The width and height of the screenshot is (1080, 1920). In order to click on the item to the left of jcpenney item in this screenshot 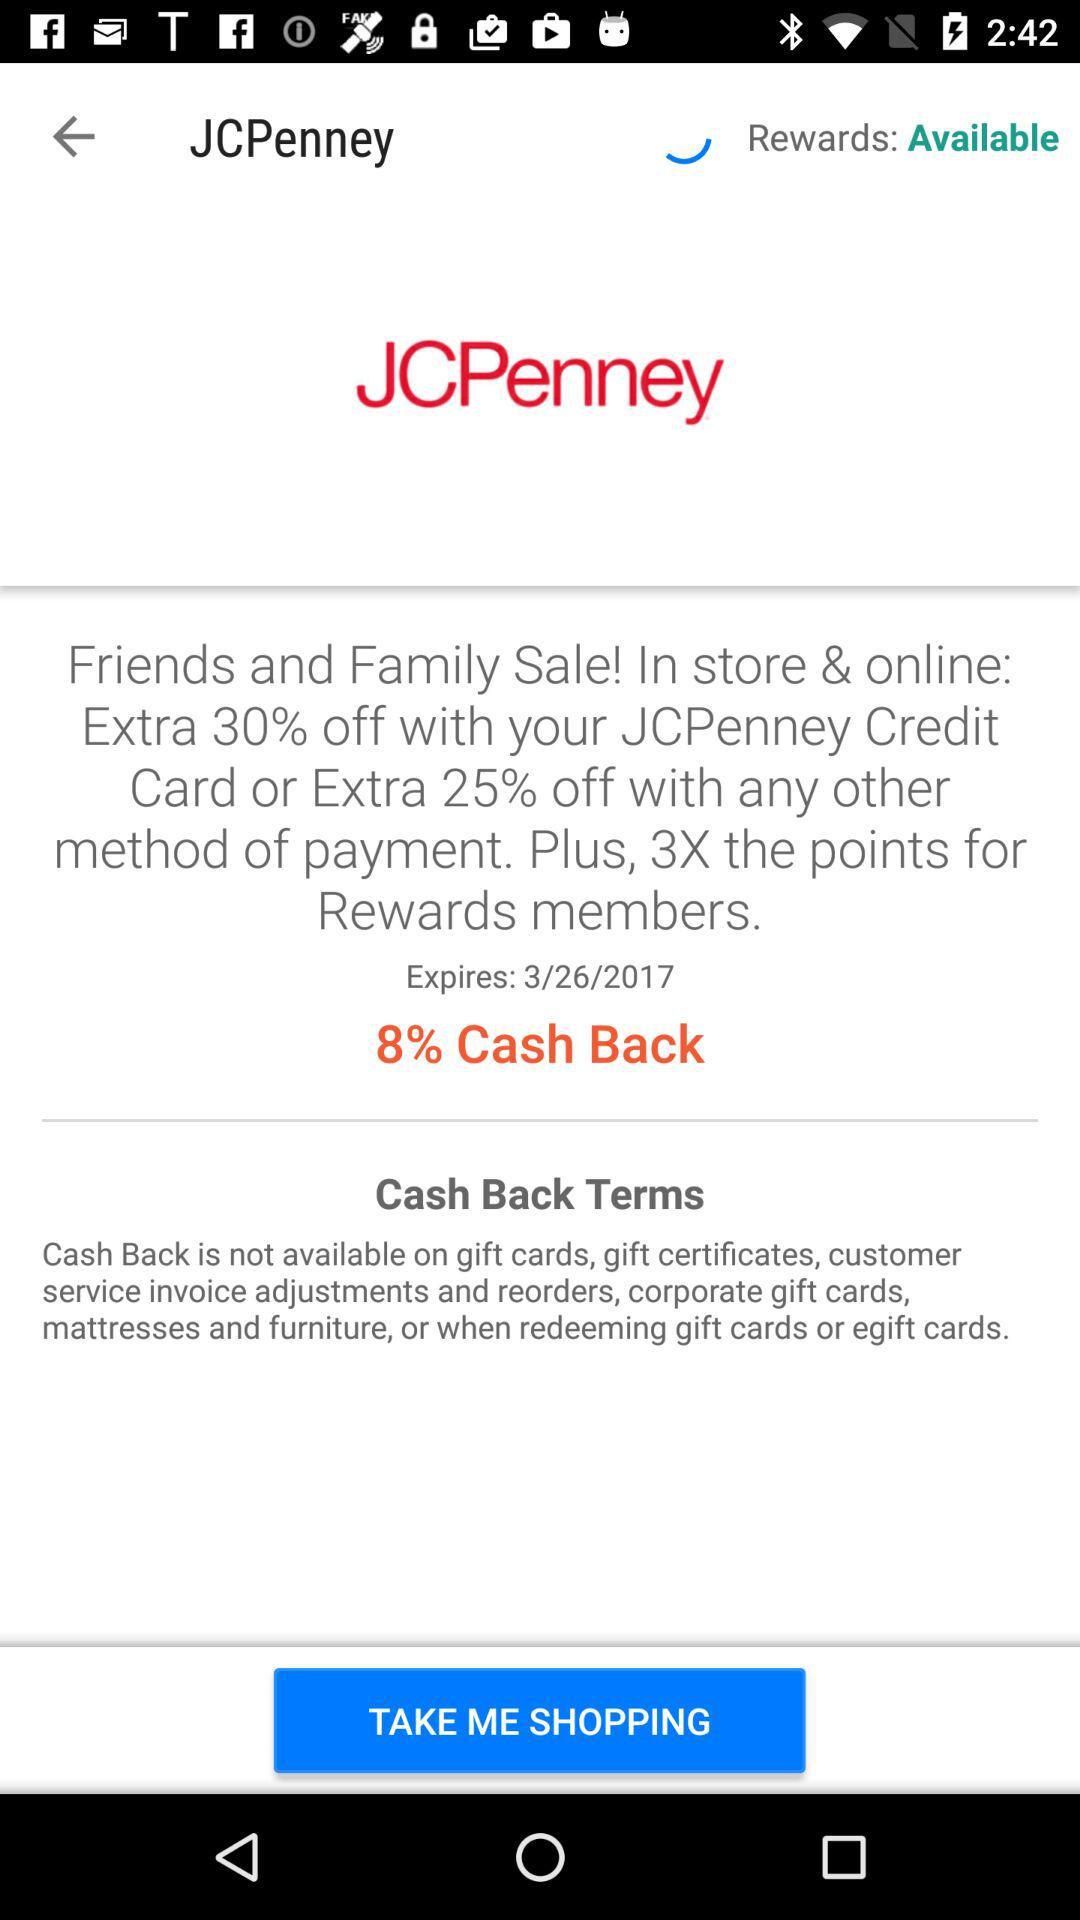, I will do `click(72, 135)`.